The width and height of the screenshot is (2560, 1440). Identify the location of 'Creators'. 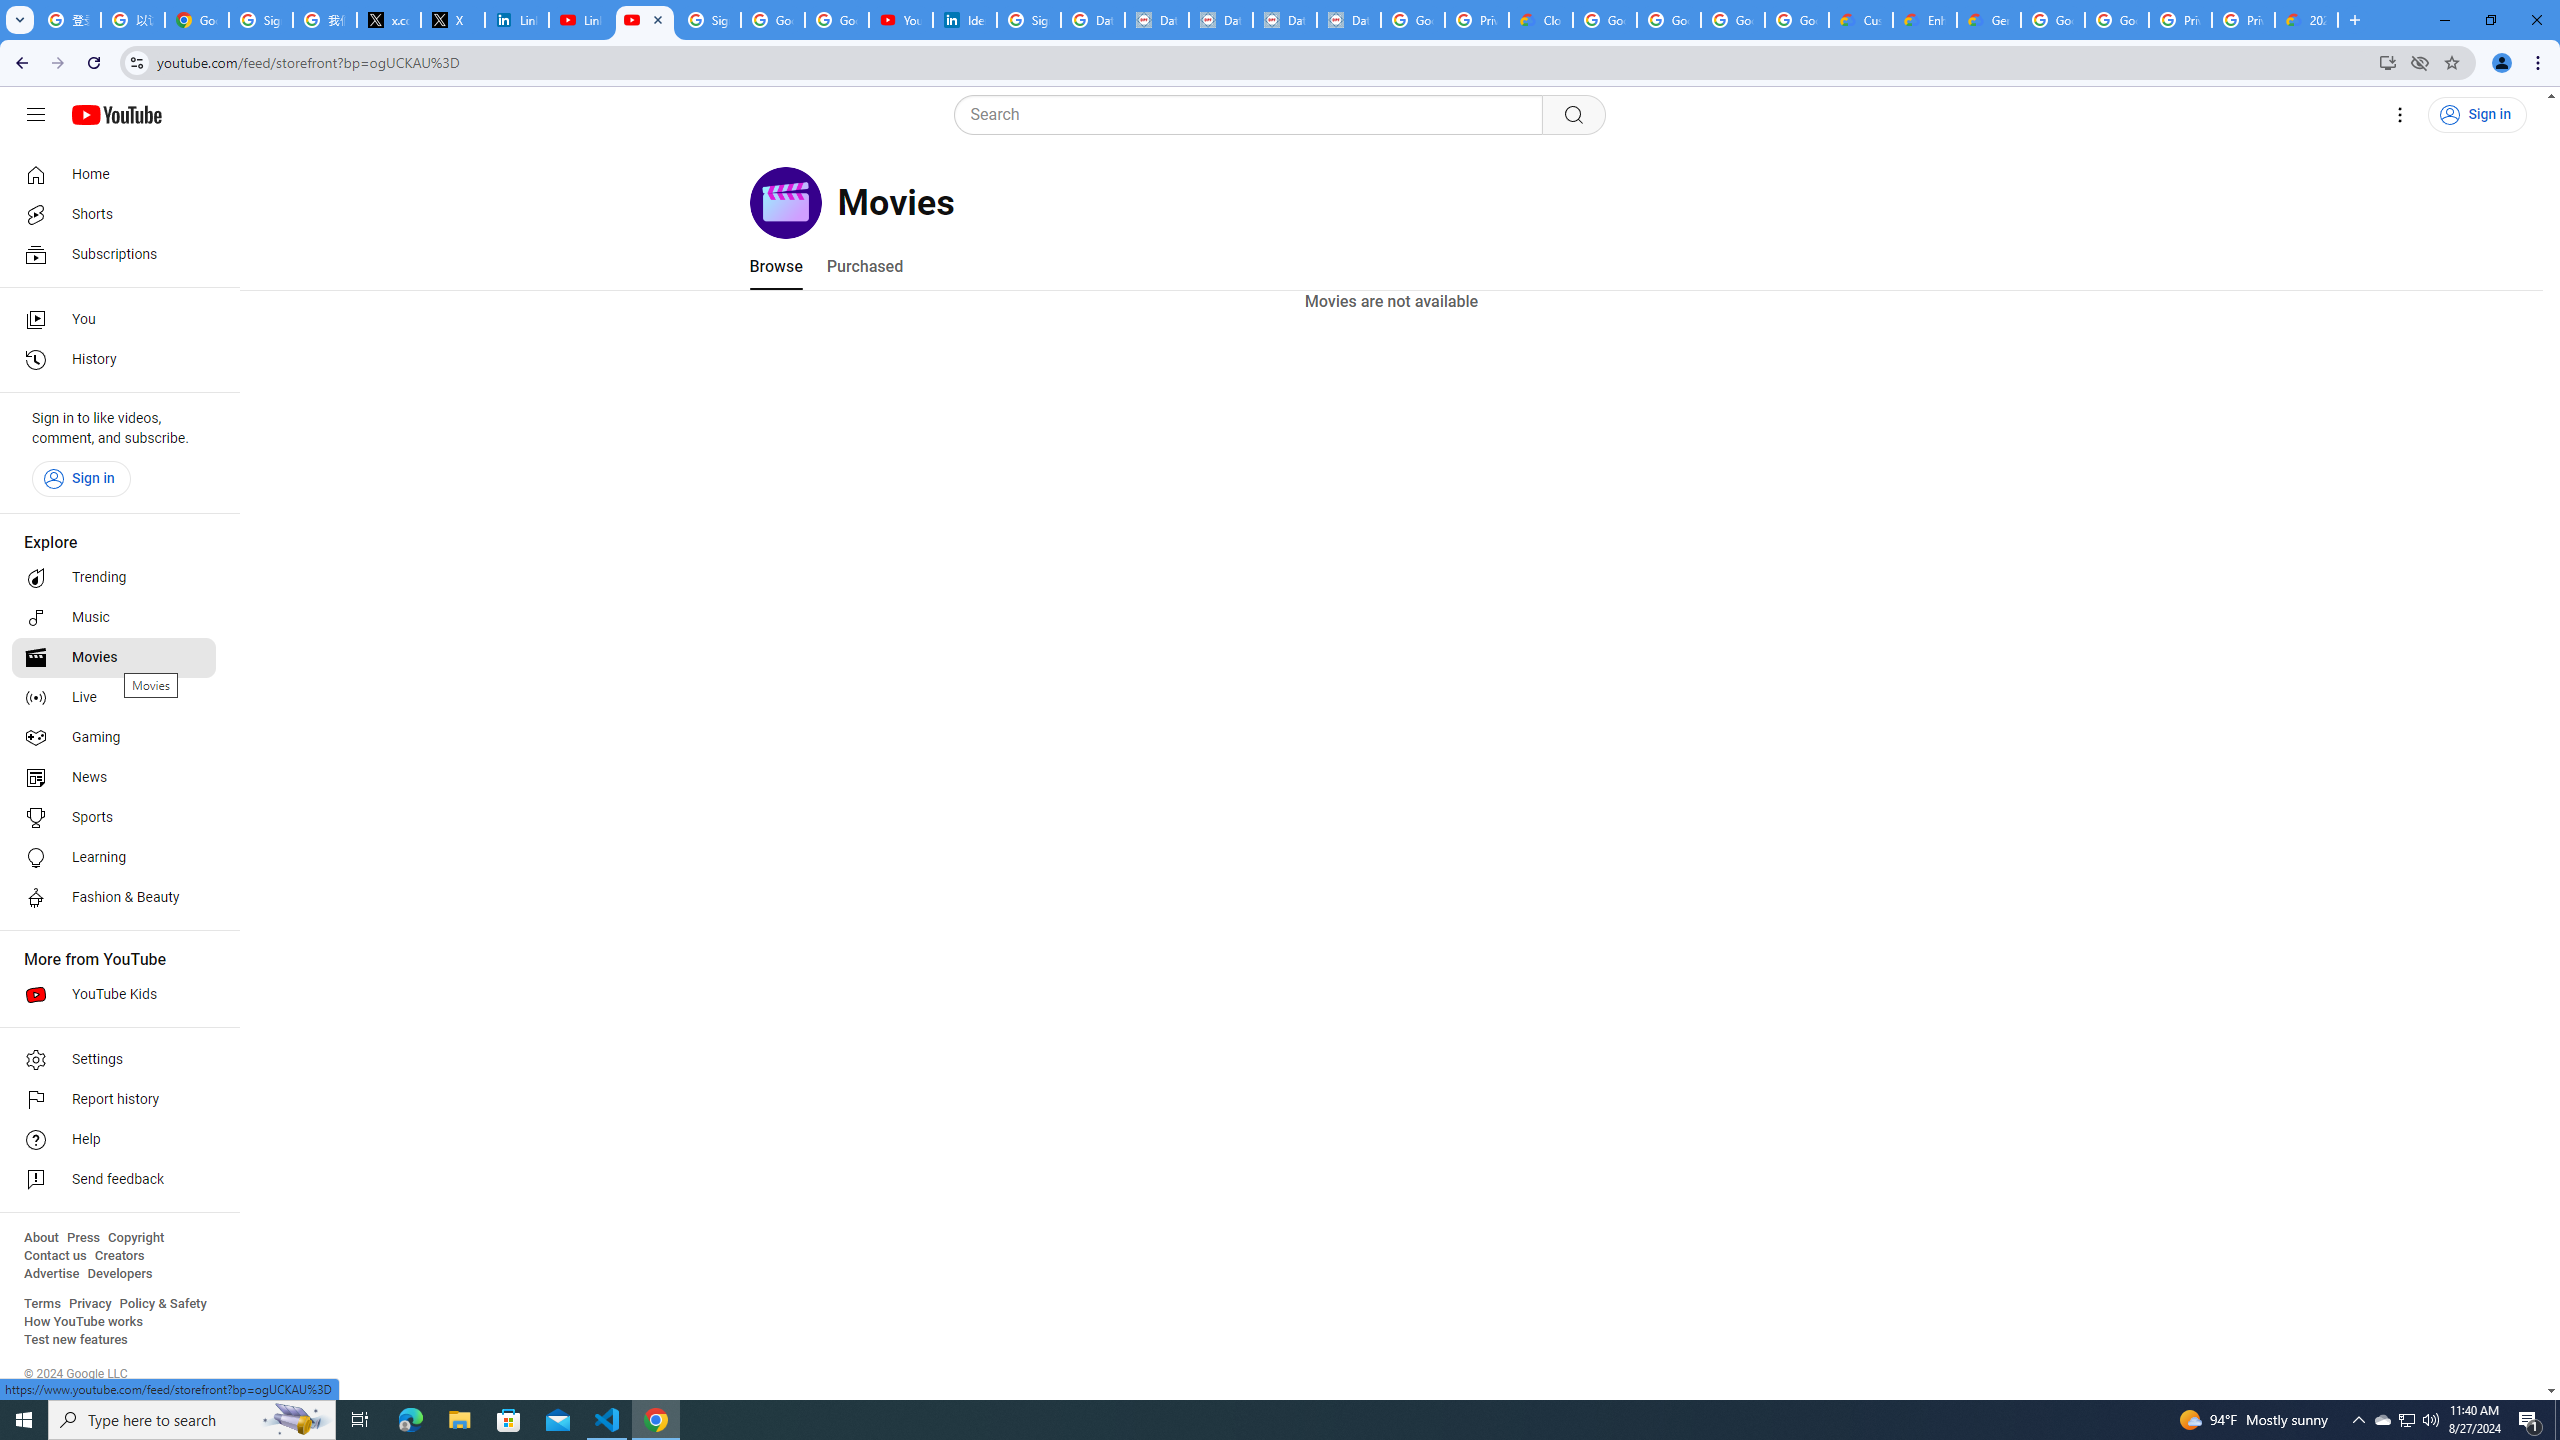
(119, 1255).